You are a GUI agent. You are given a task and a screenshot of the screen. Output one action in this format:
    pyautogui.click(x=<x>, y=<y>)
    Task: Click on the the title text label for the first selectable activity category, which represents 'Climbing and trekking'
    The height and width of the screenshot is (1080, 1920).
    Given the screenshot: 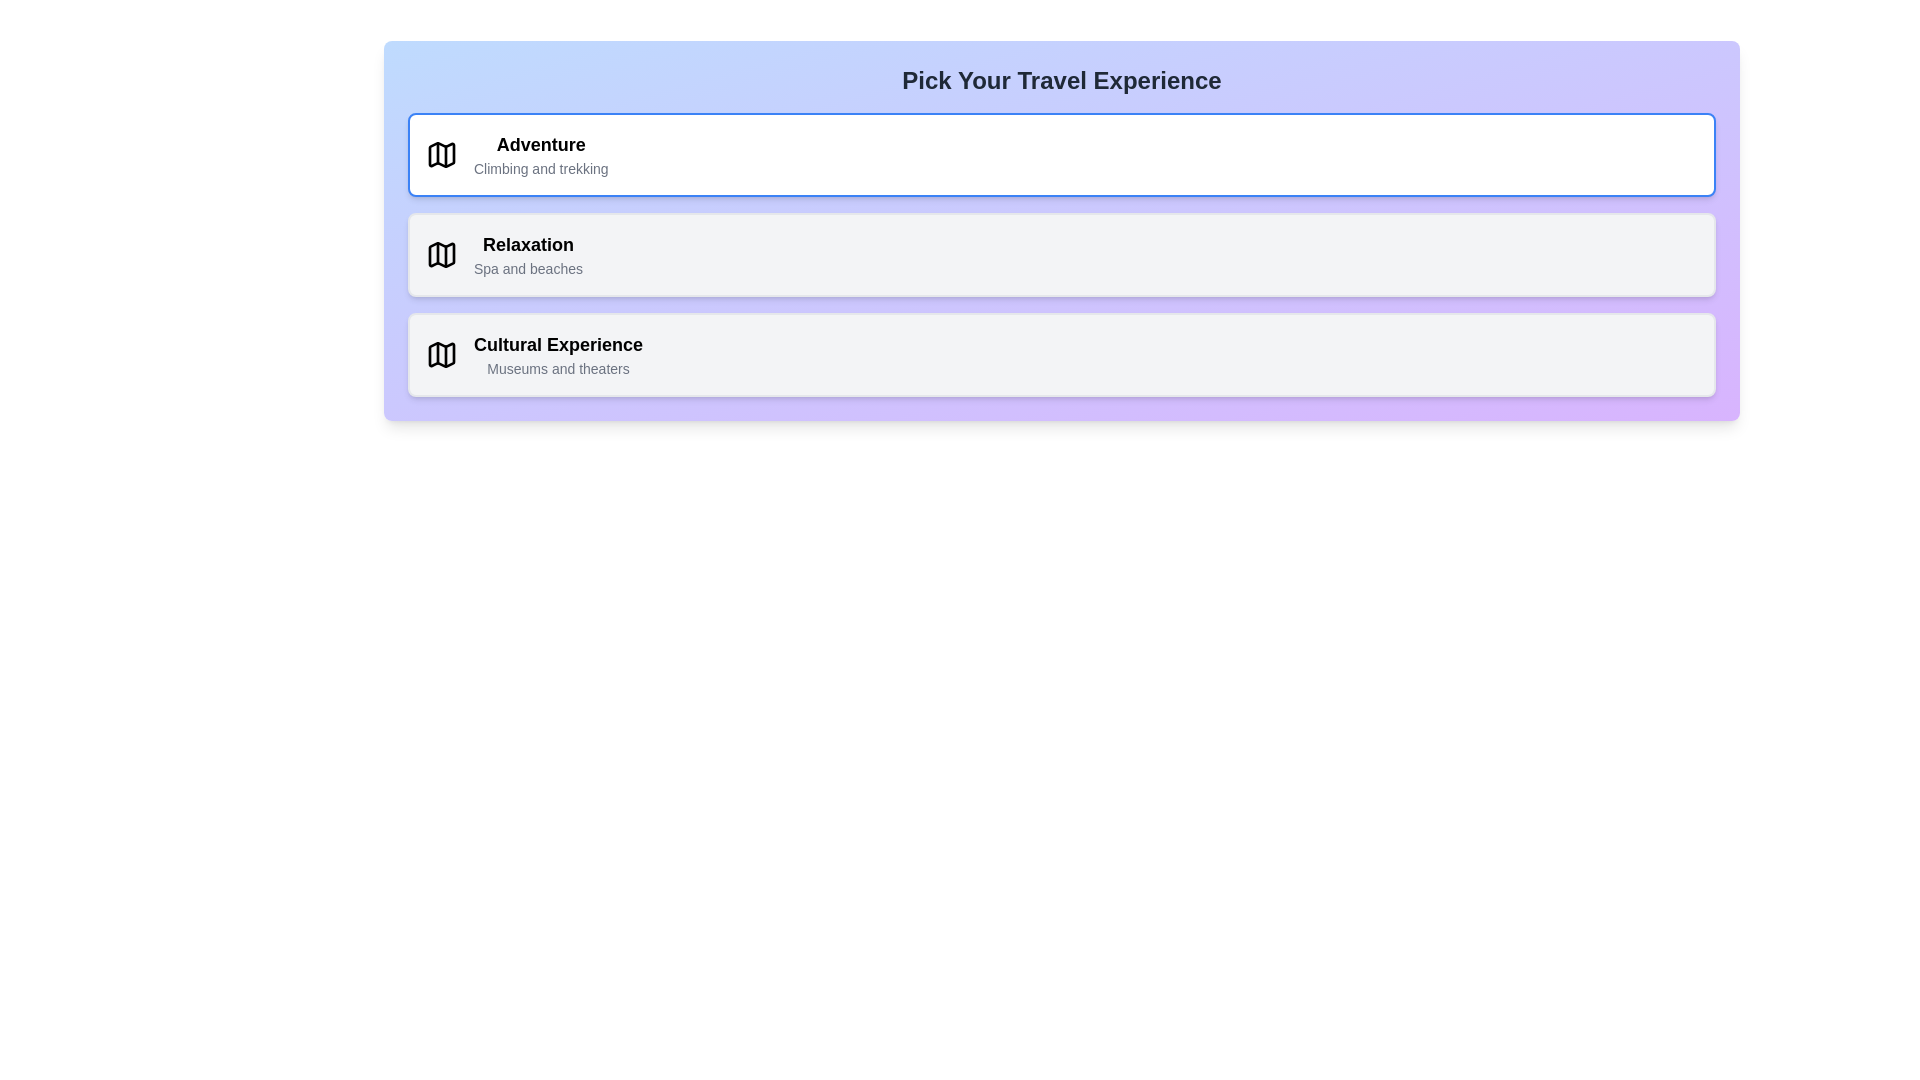 What is the action you would take?
    pyautogui.click(x=541, y=144)
    